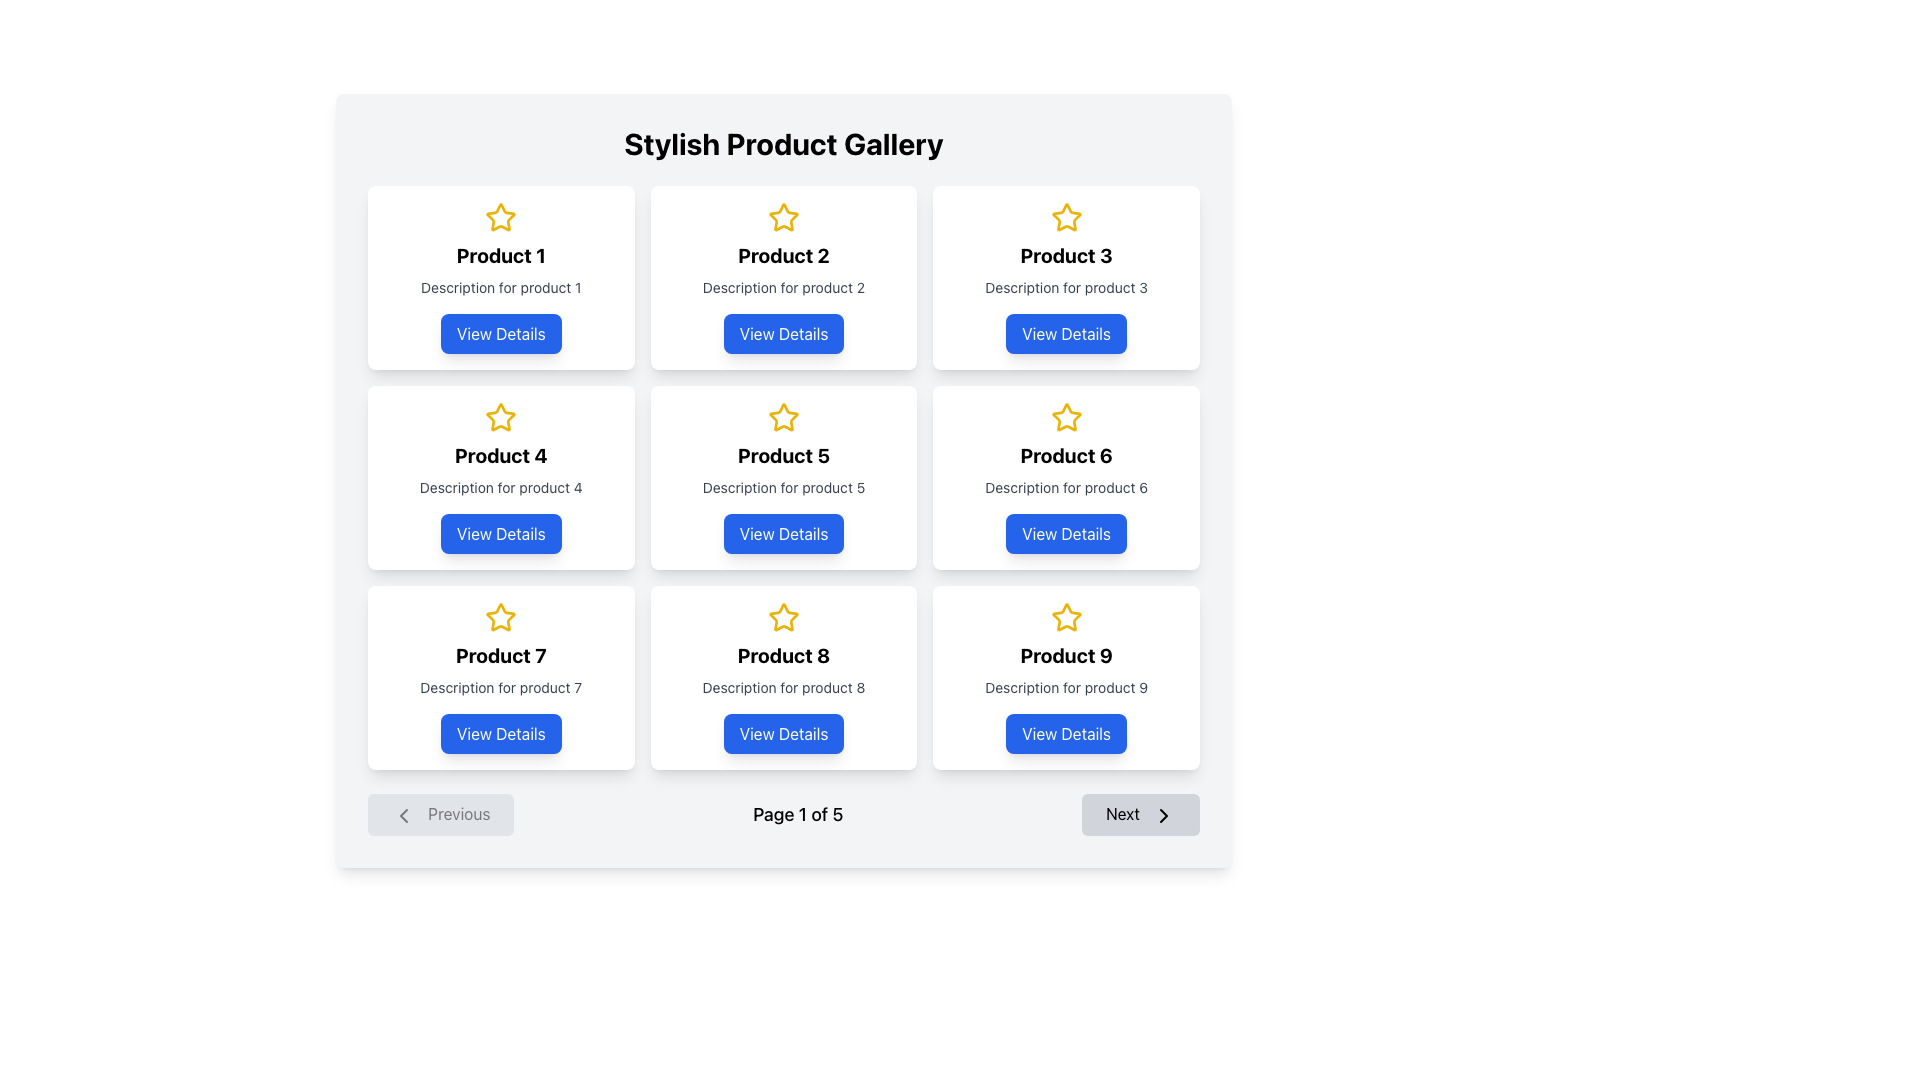 The width and height of the screenshot is (1920, 1080). I want to click on the text element that displays the product name, located at the upper-center of the first product card in the grid-based gallery, positioned below the star icon and above the descriptive text, so click(501, 254).